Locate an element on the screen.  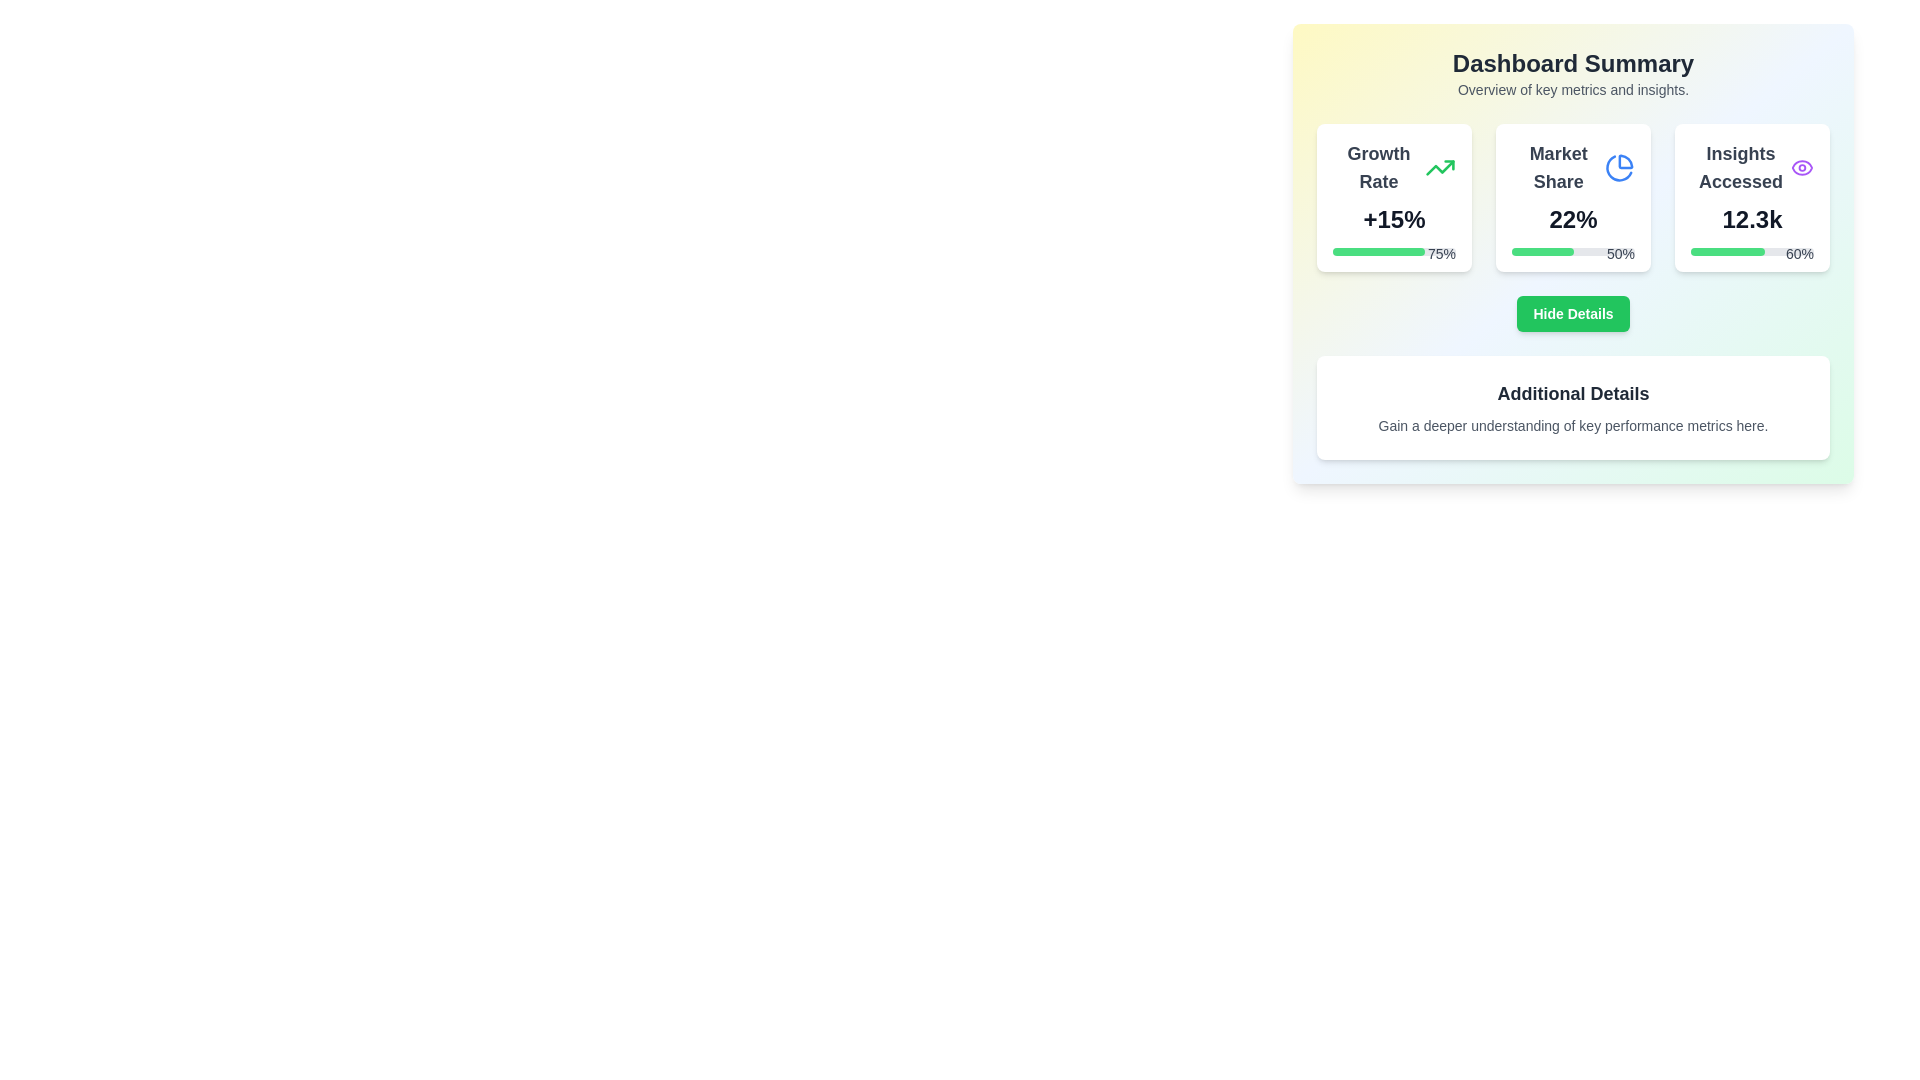
the Informative card located at the bottom of the 'Dashboard Summary' section, which is horizontally centered and positioned below the 'Hide Details' button is located at coordinates (1572, 407).